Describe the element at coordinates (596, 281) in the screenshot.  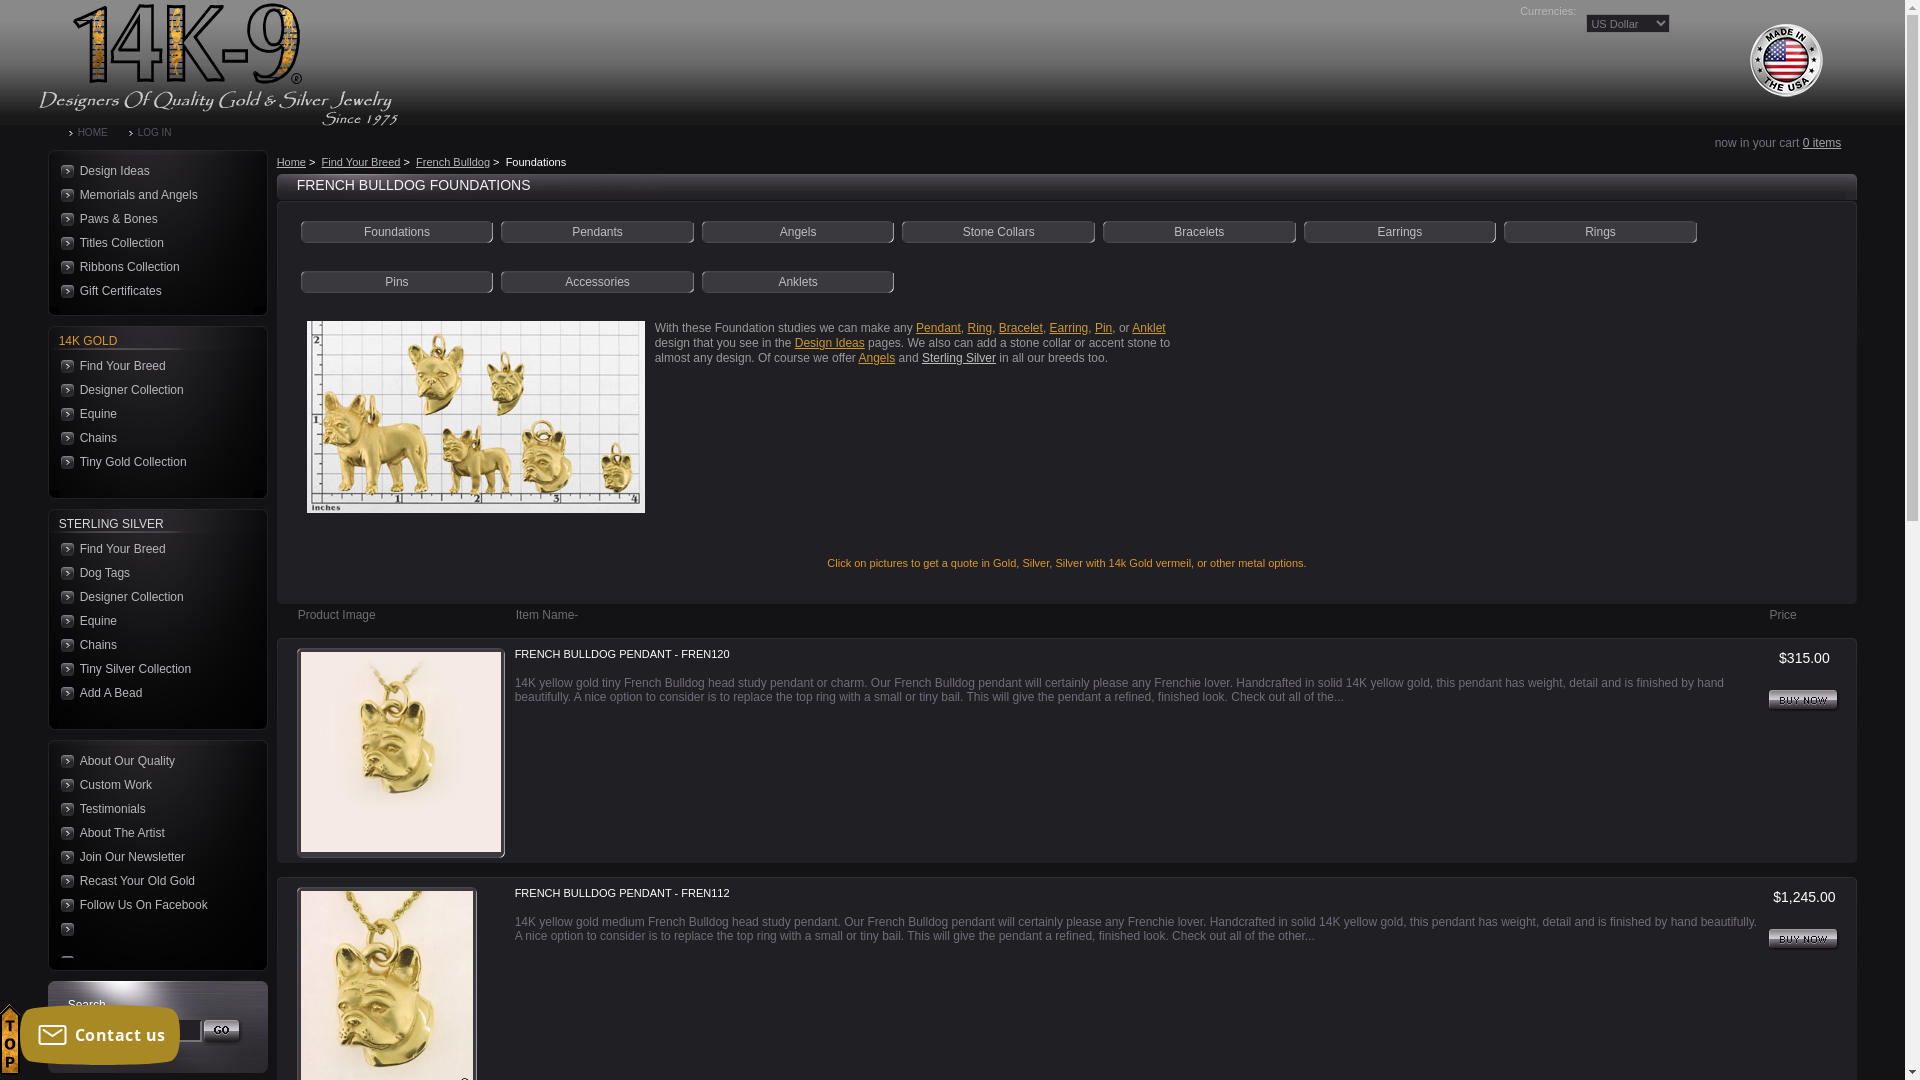
I see `'Accessories'` at that location.